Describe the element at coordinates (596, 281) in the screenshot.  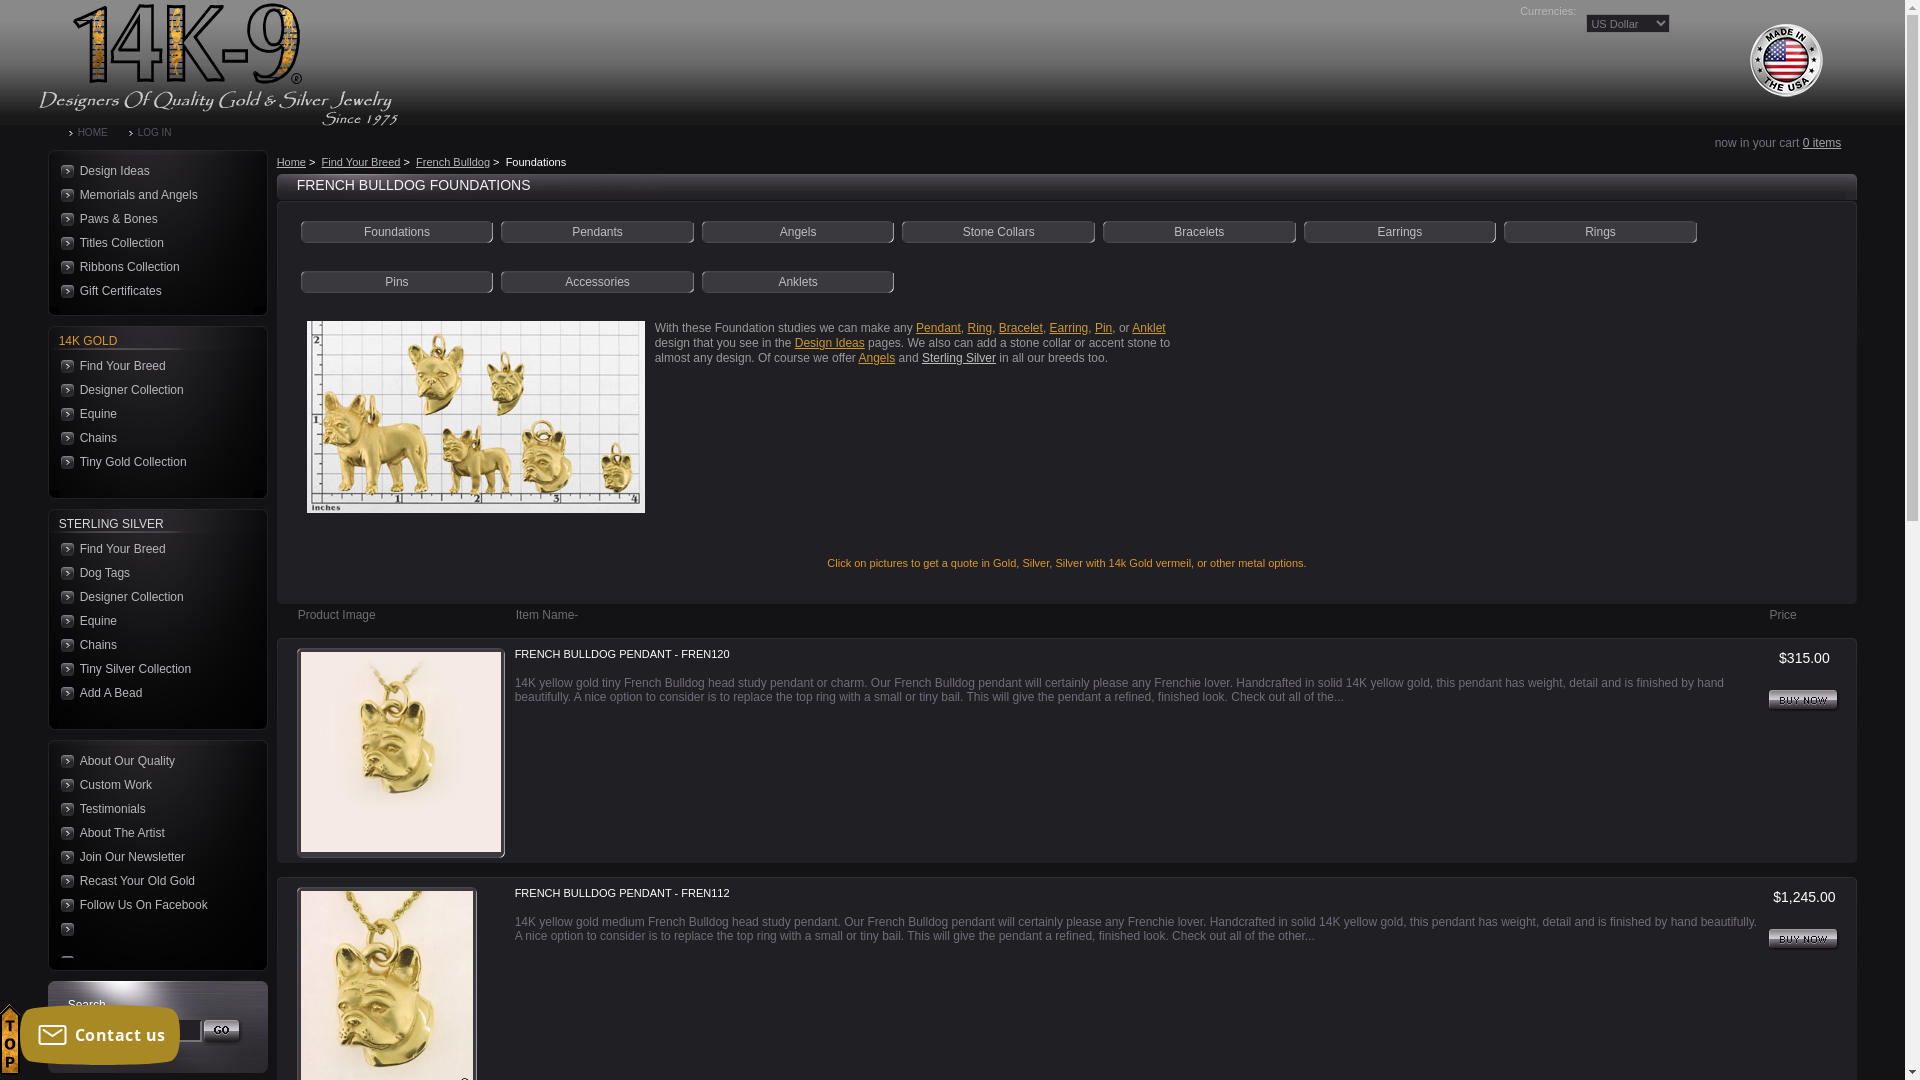
I see `'Accessories'` at that location.